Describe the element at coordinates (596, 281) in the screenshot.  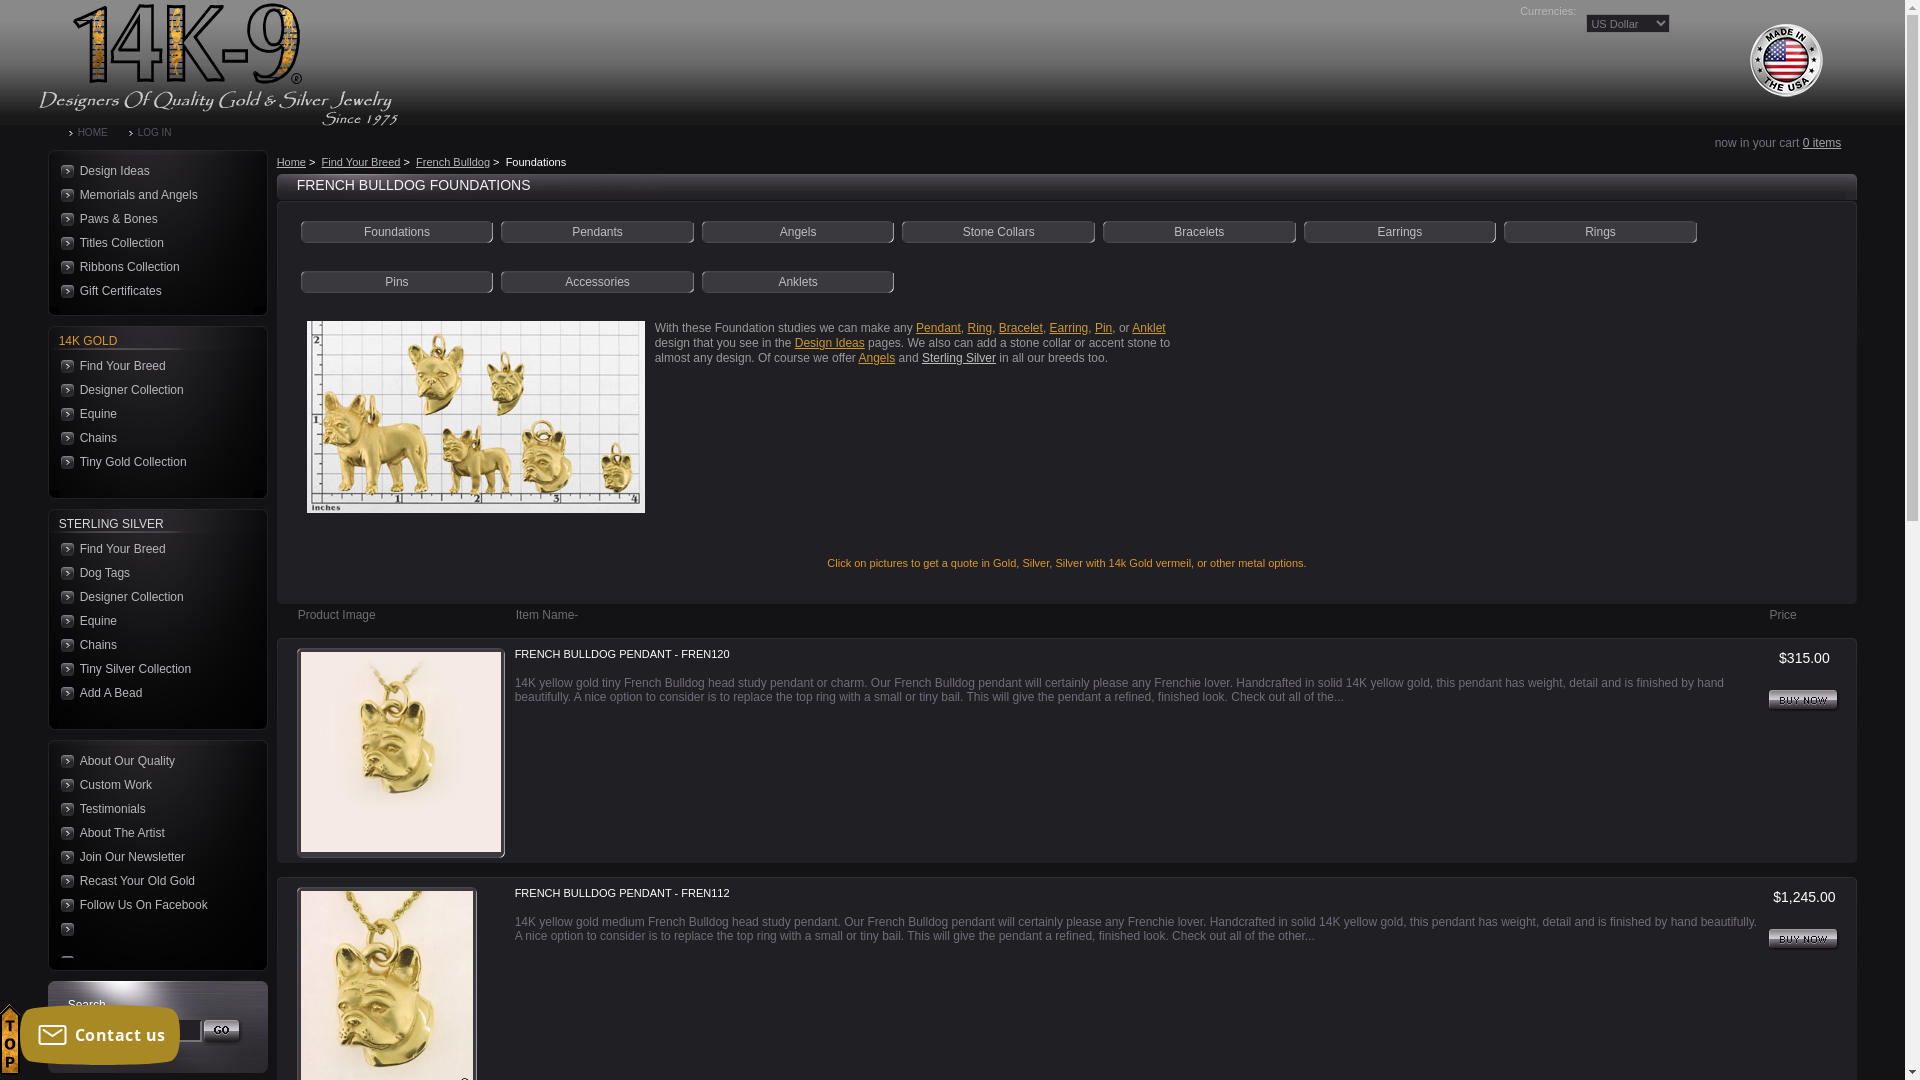
I see `'Accessories'` at that location.